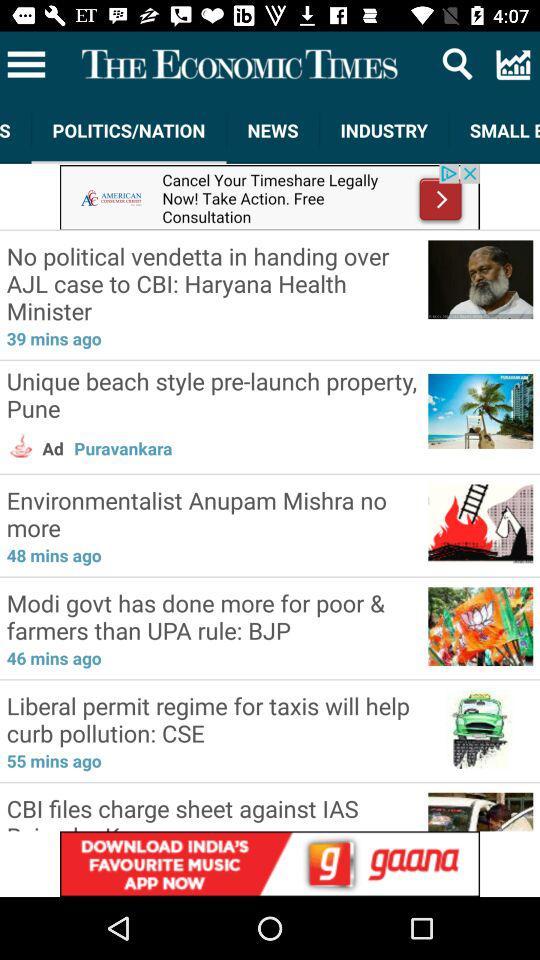 The width and height of the screenshot is (540, 960). I want to click on the title, so click(240, 64).